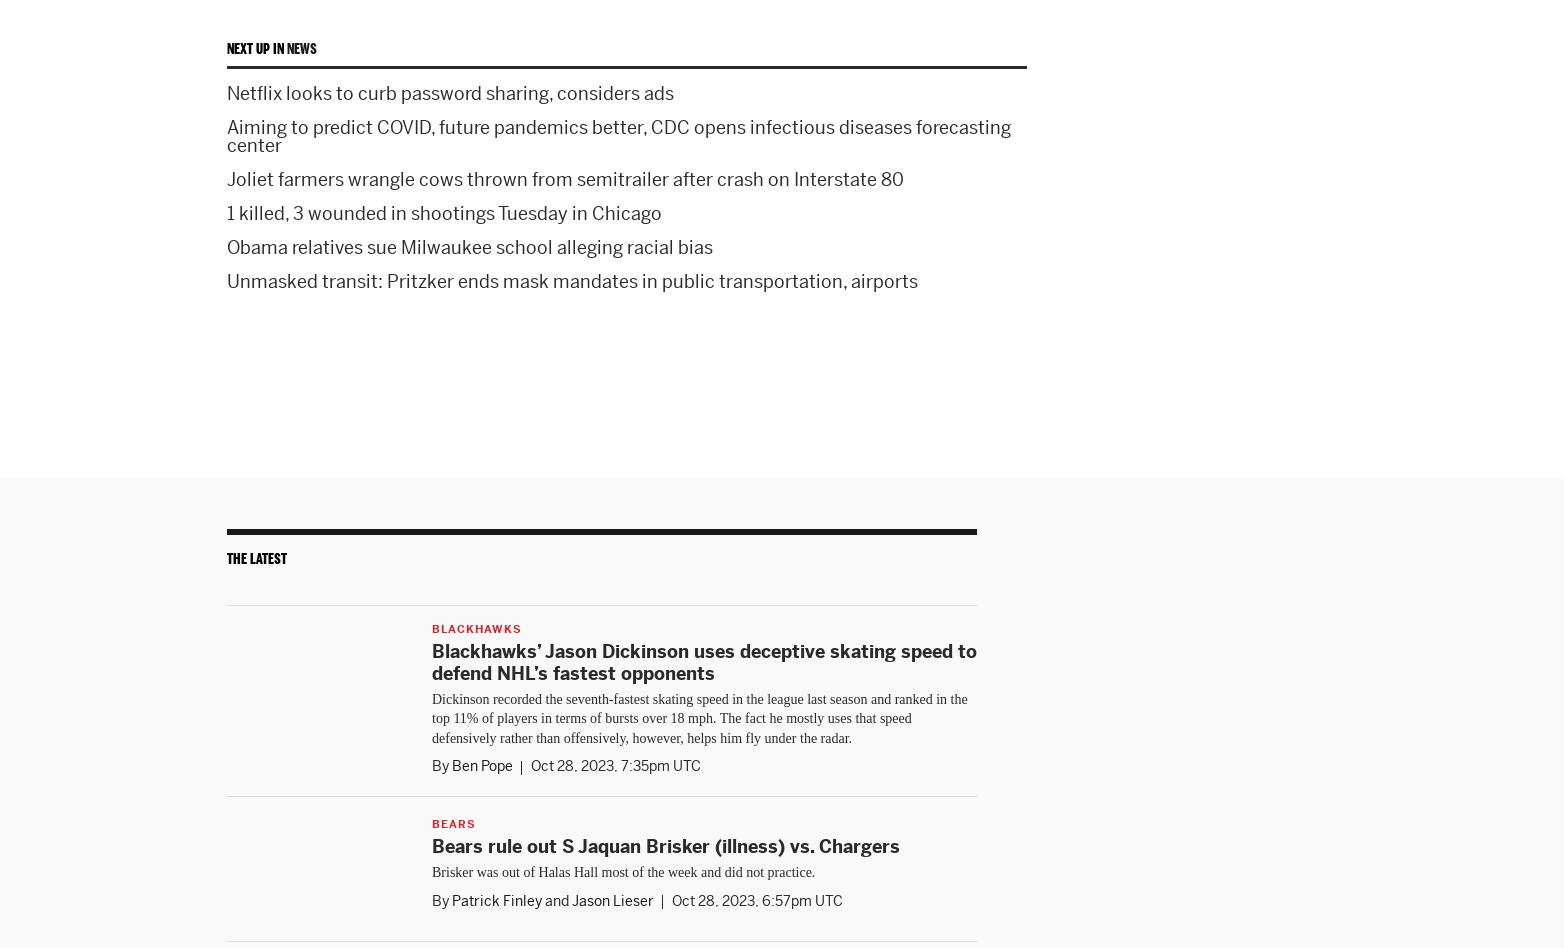 Image resolution: width=1566 pixels, height=948 pixels. Describe the element at coordinates (449, 93) in the screenshot. I see `'Netflix looks to curb password sharing, considers ads'` at that location.